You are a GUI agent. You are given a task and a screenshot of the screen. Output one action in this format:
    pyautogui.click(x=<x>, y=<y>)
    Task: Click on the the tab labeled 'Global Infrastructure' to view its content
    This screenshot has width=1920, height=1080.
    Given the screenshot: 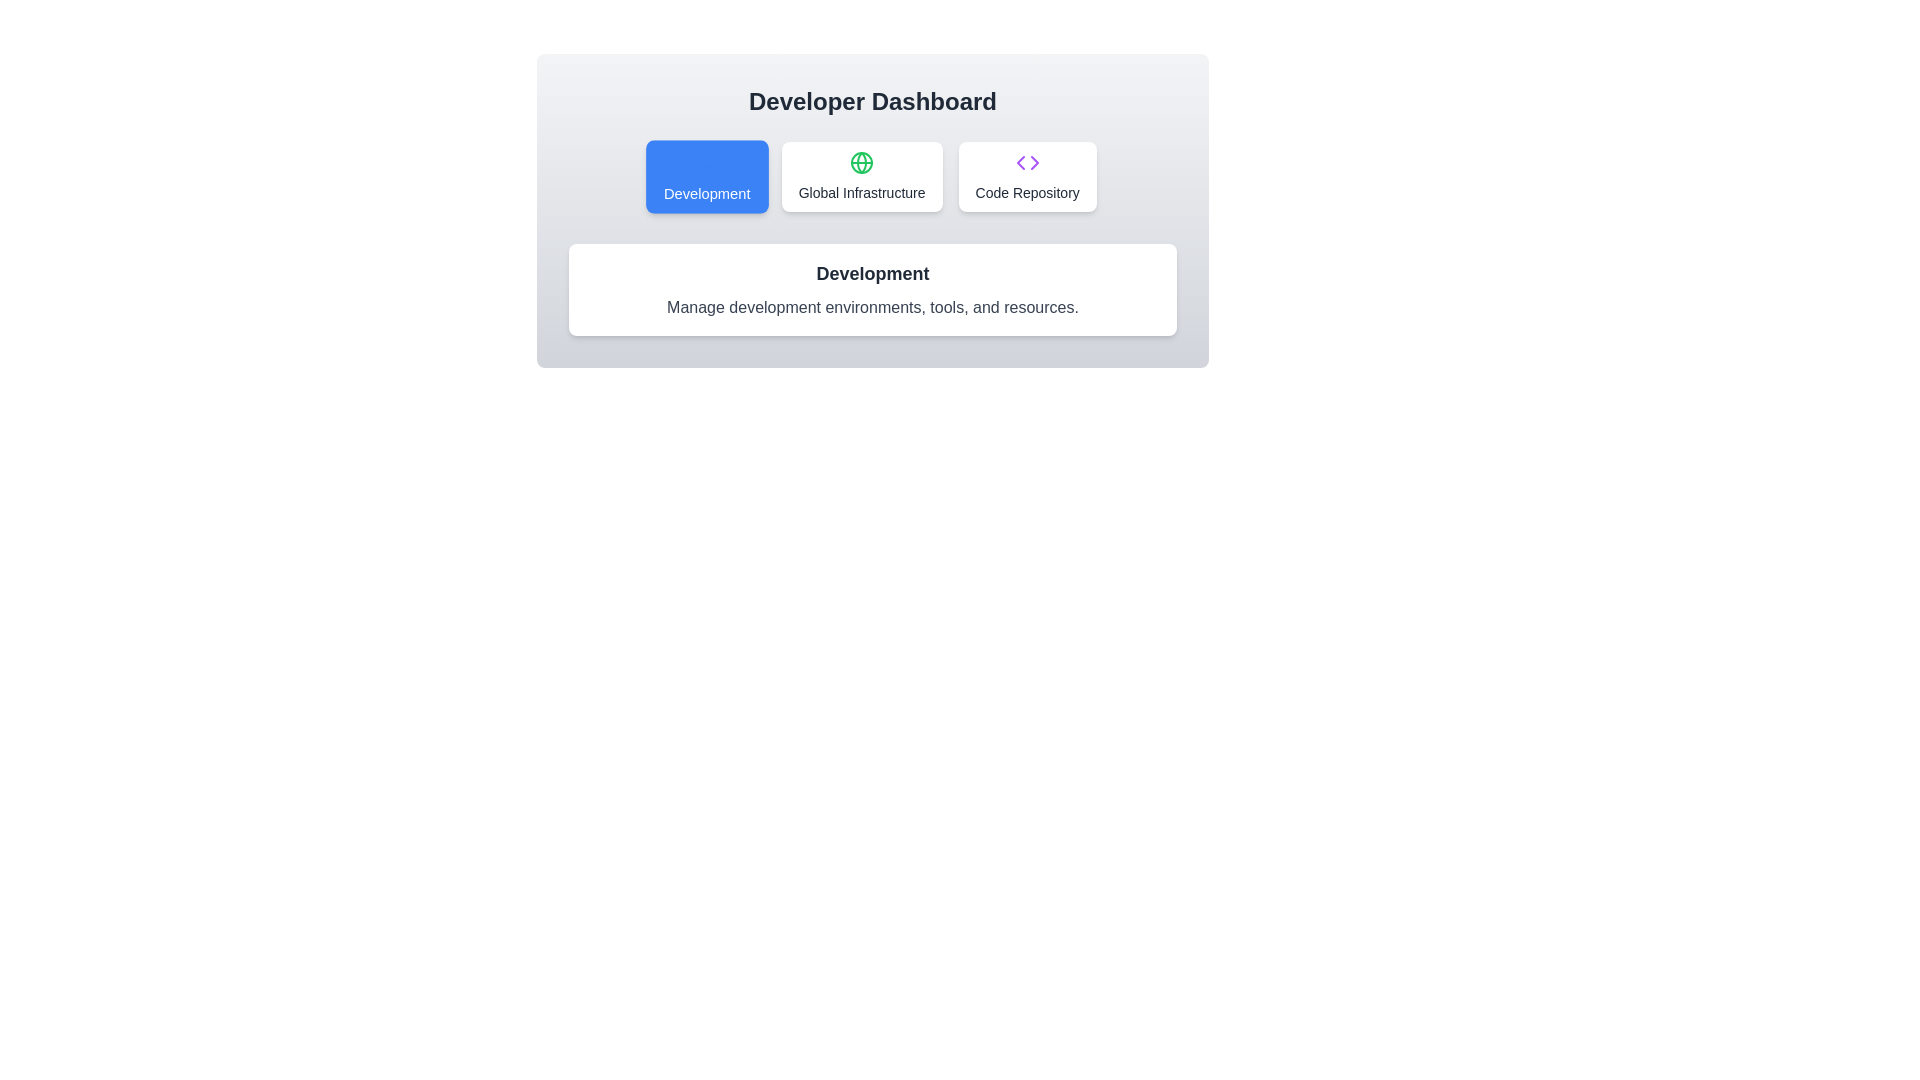 What is the action you would take?
    pyautogui.click(x=862, y=176)
    